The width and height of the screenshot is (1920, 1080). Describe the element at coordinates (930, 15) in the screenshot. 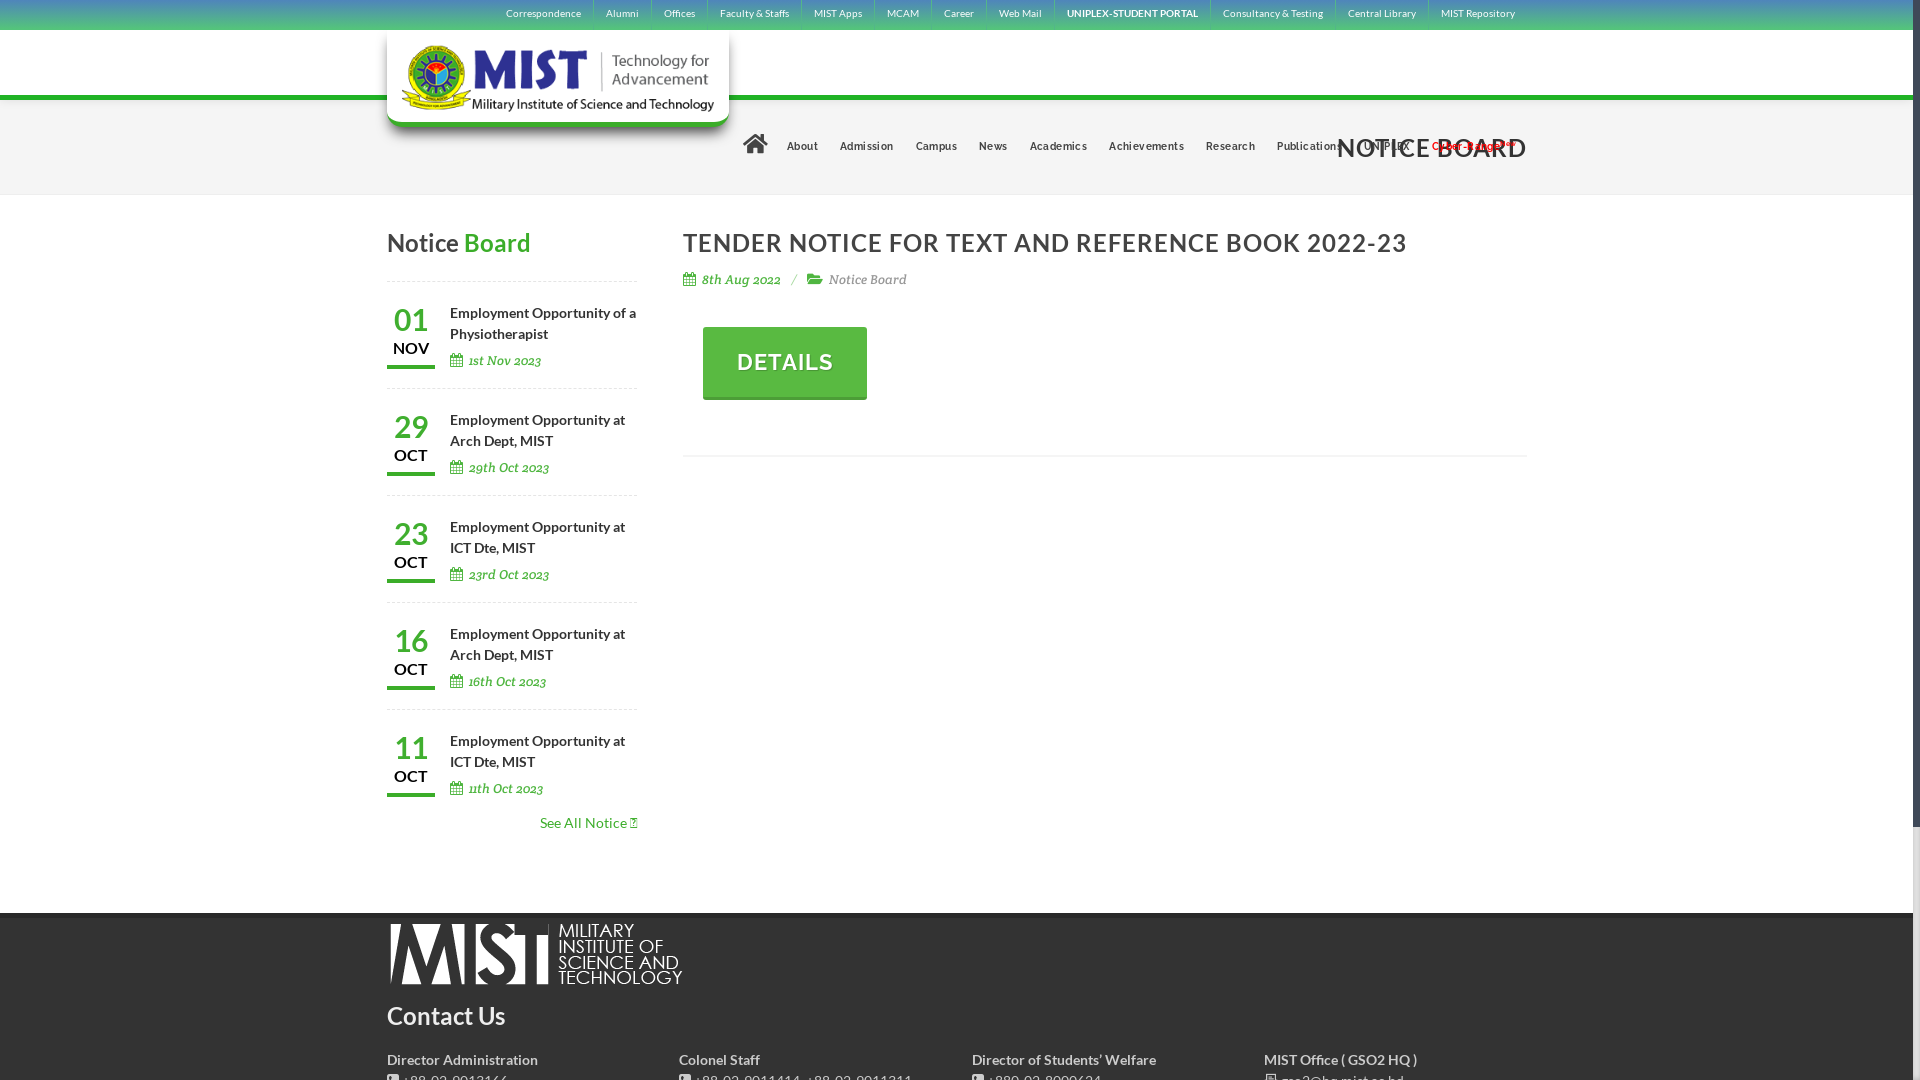

I see `'Career'` at that location.